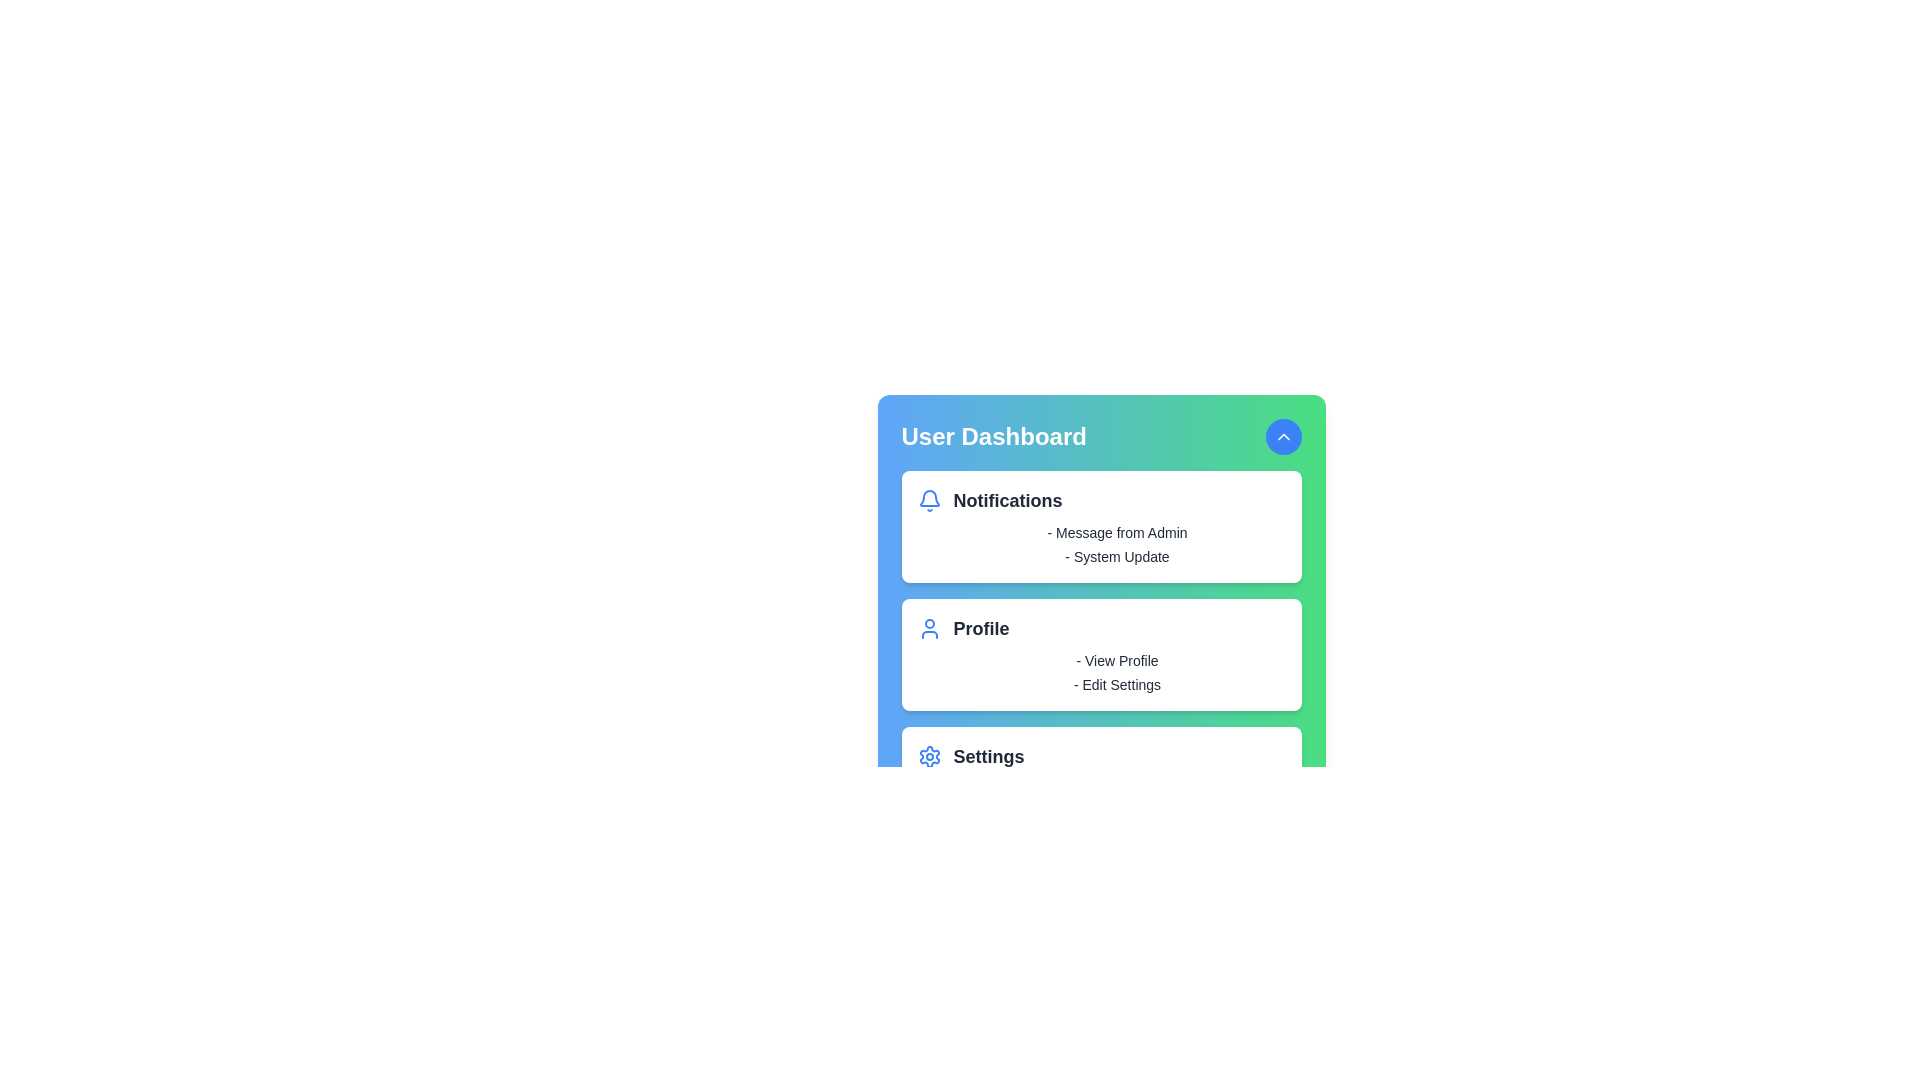 Image resolution: width=1920 pixels, height=1080 pixels. I want to click on the toggle button in the header to toggle the menu visibility, so click(1283, 435).